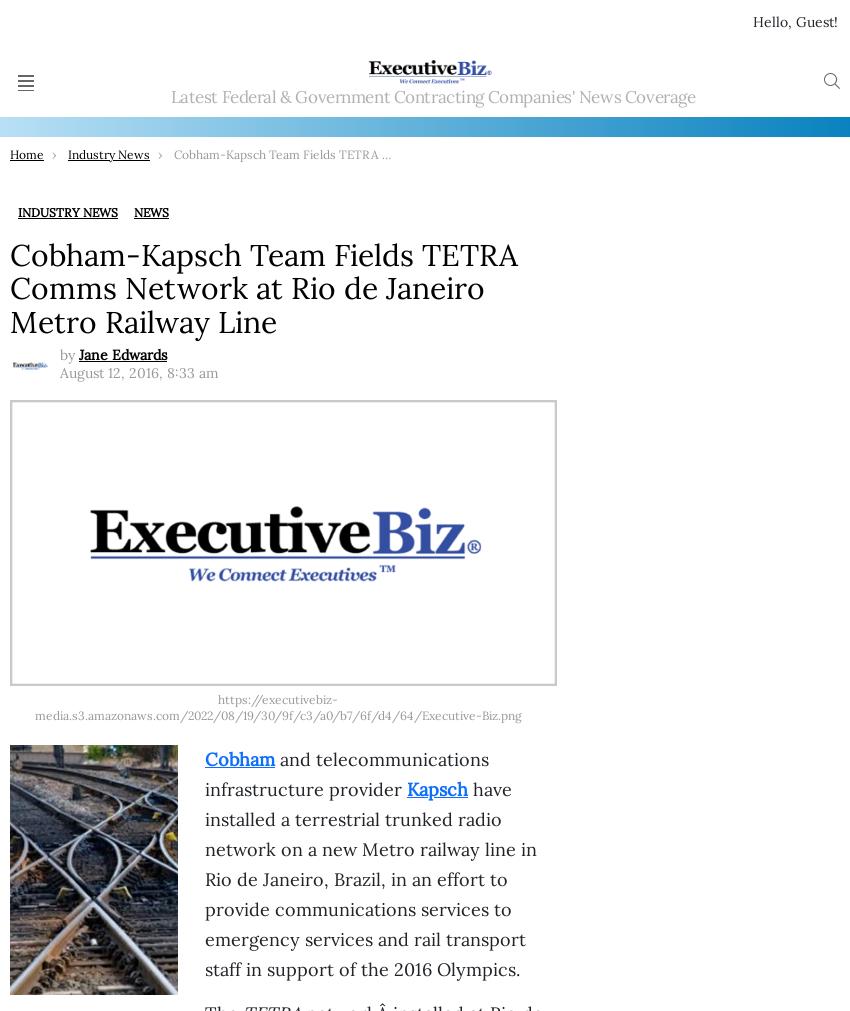 This screenshot has height=1011, width=850. Describe the element at coordinates (404, 972) in the screenshot. I see `'Parsons’ Q3 2023 Revenue Increases 25% to $1.4B; Carey Smith Quoted'` at that location.